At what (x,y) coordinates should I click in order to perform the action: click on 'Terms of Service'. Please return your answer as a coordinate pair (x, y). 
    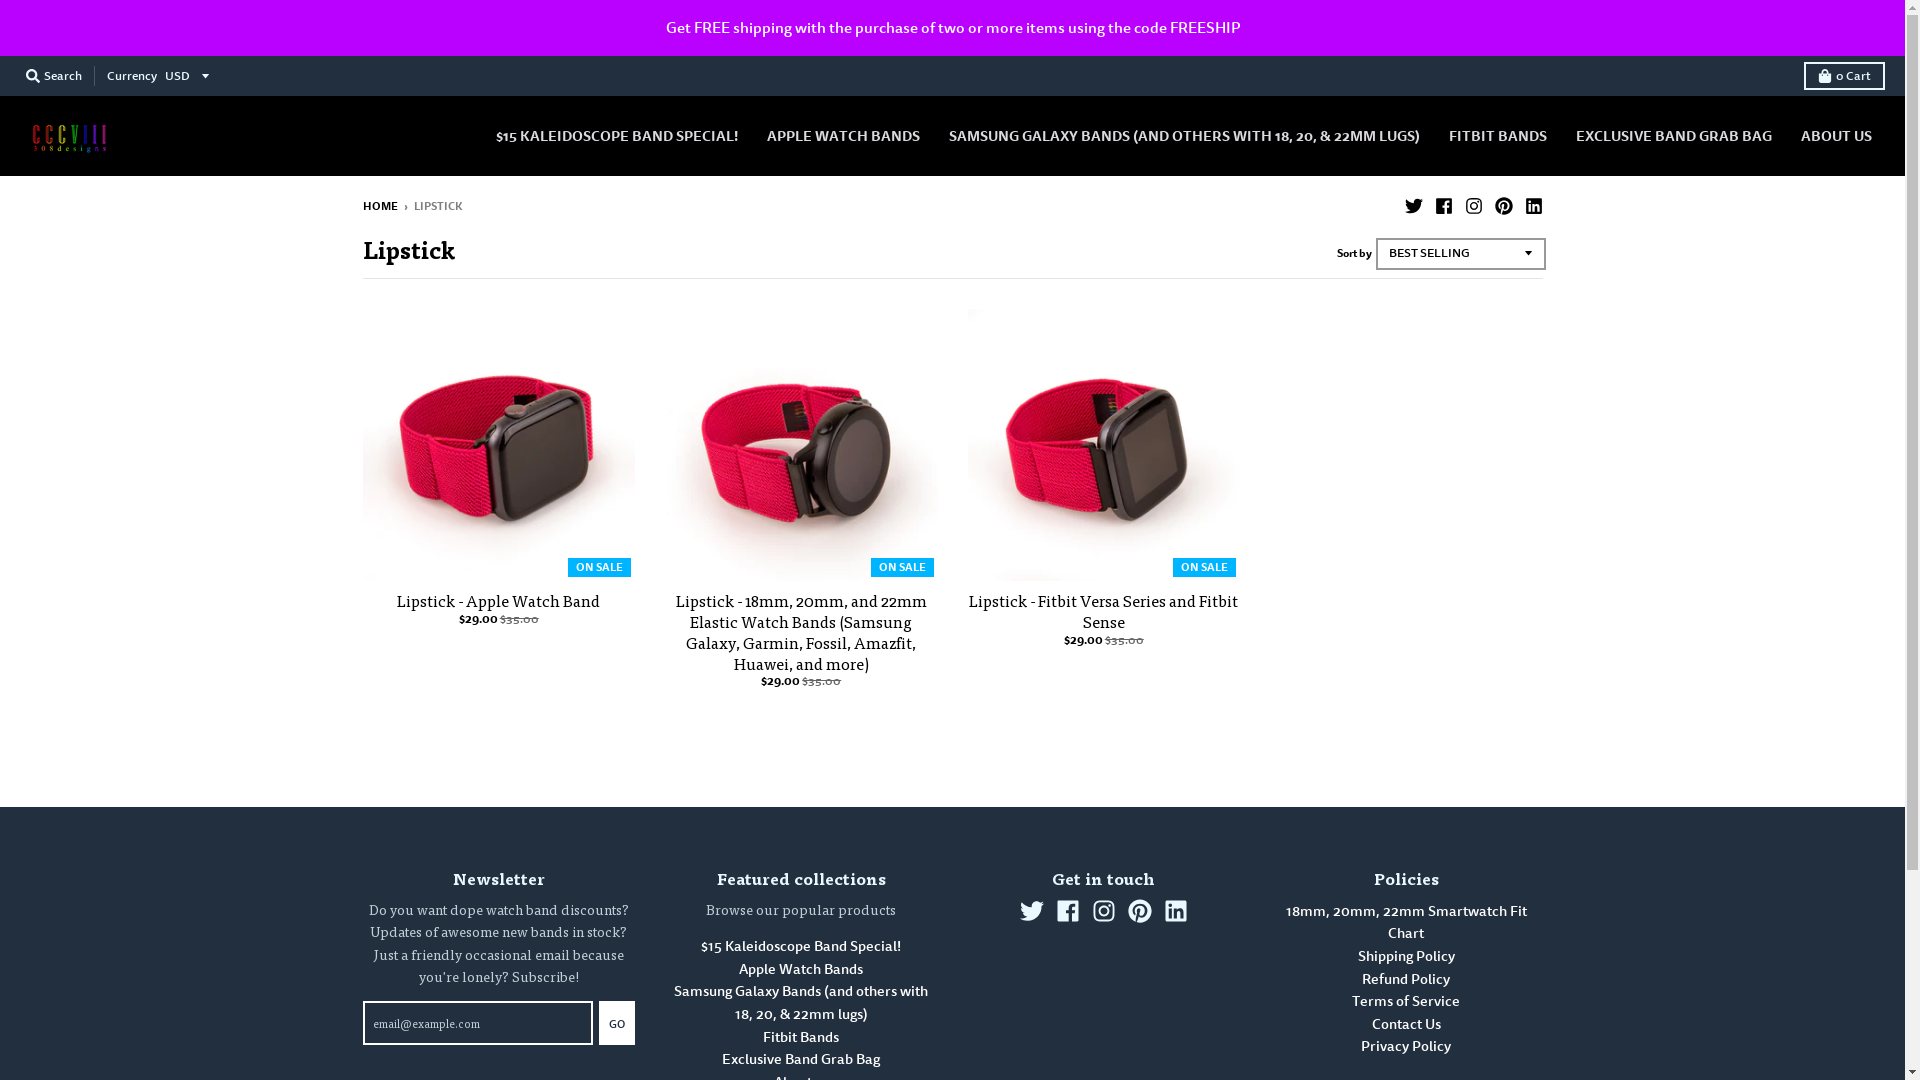
    Looking at the image, I should click on (1405, 1001).